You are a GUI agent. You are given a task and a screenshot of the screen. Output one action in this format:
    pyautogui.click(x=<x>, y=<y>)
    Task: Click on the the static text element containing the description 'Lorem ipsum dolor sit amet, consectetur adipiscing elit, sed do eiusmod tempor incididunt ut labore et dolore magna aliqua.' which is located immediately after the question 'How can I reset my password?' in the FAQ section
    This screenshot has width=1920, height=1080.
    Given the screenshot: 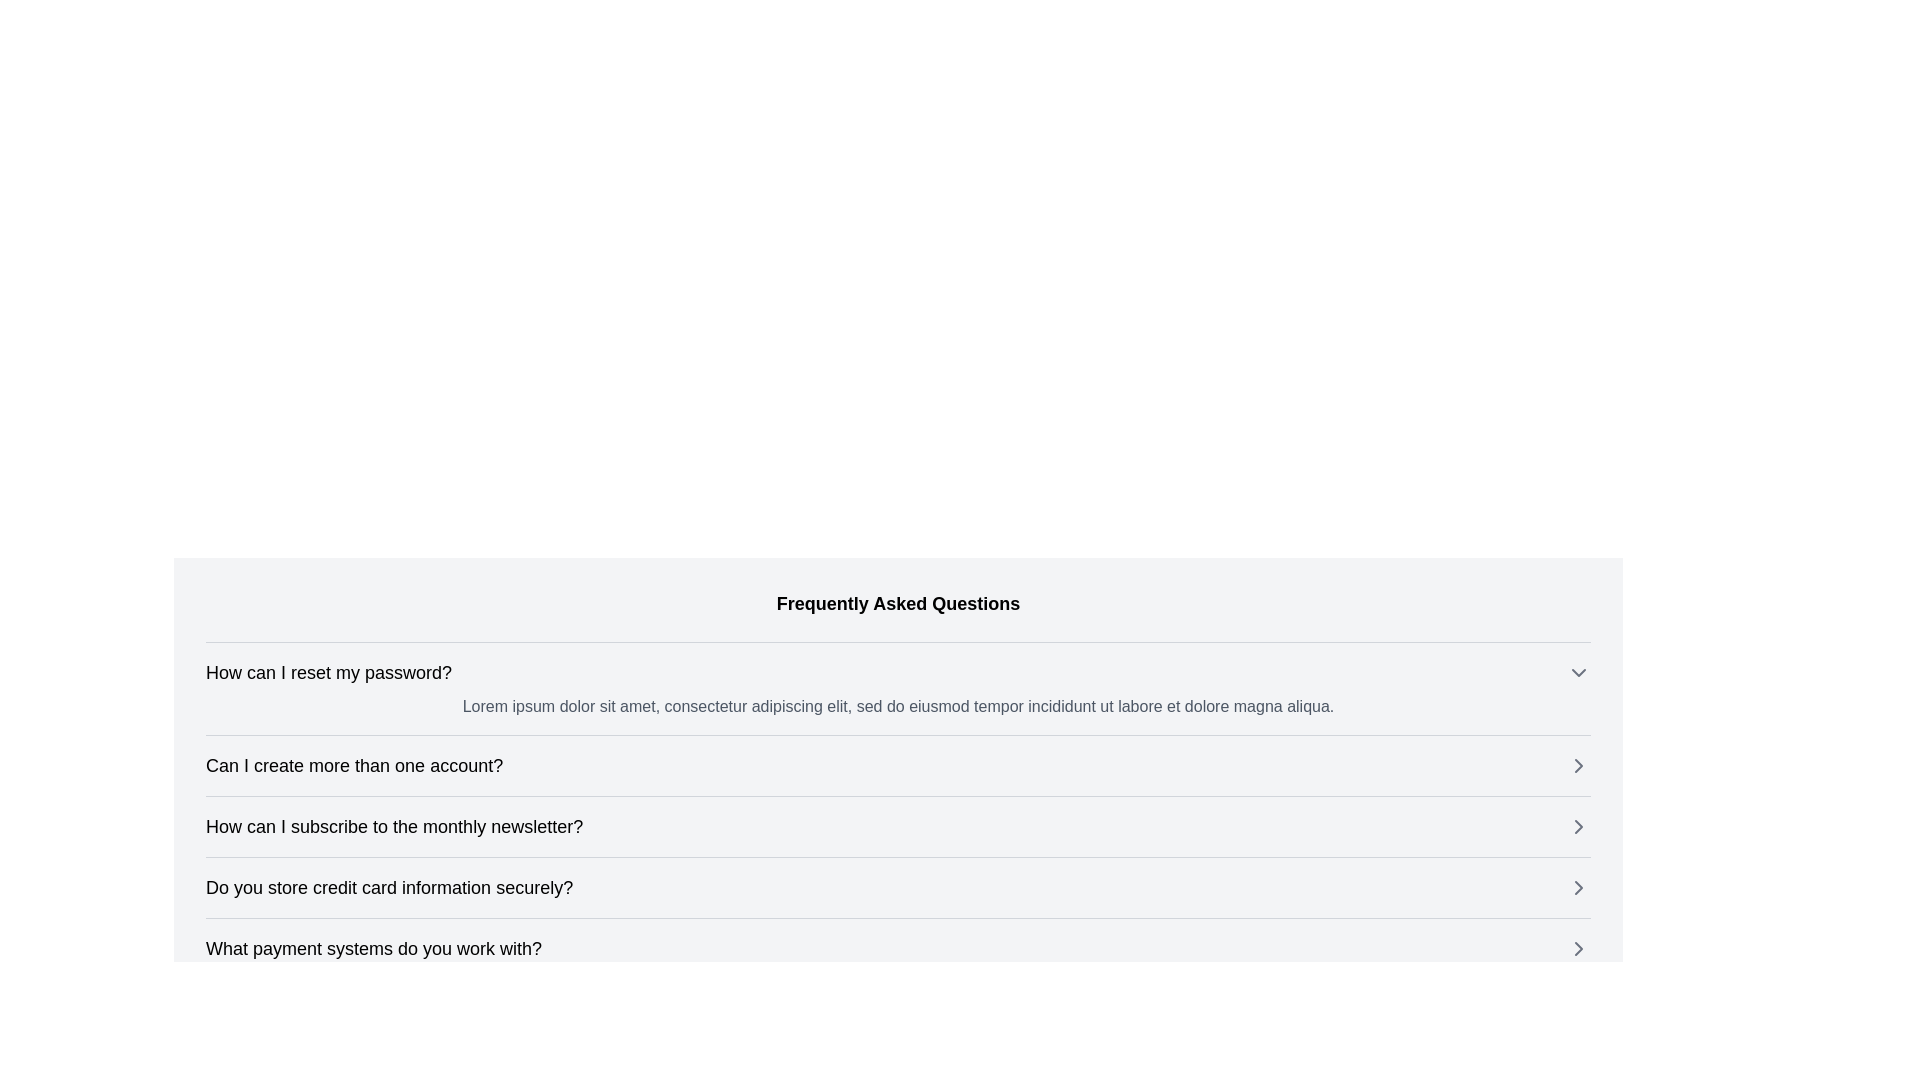 What is the action you would take?
    pyautogui.click(x=897, y=705)
    